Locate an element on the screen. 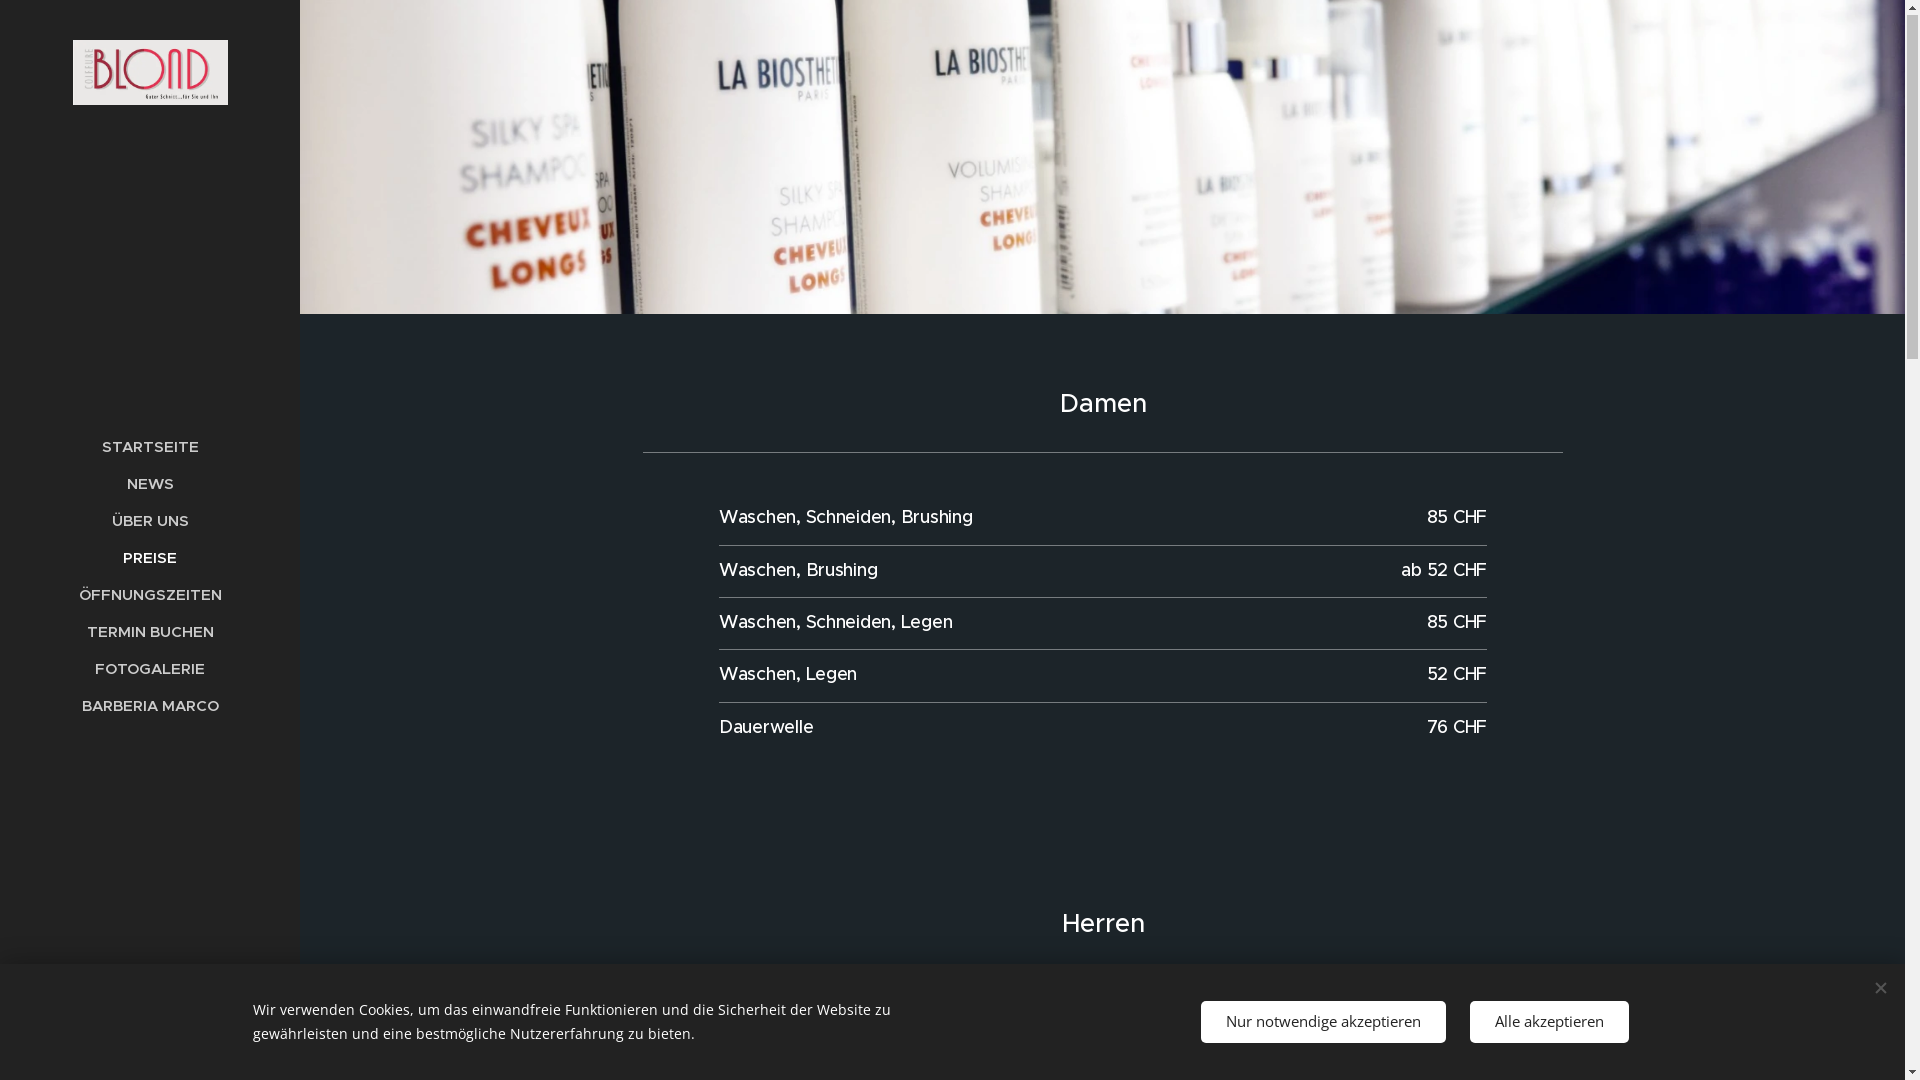  'NEWS' is located at coordinates (5, 484).